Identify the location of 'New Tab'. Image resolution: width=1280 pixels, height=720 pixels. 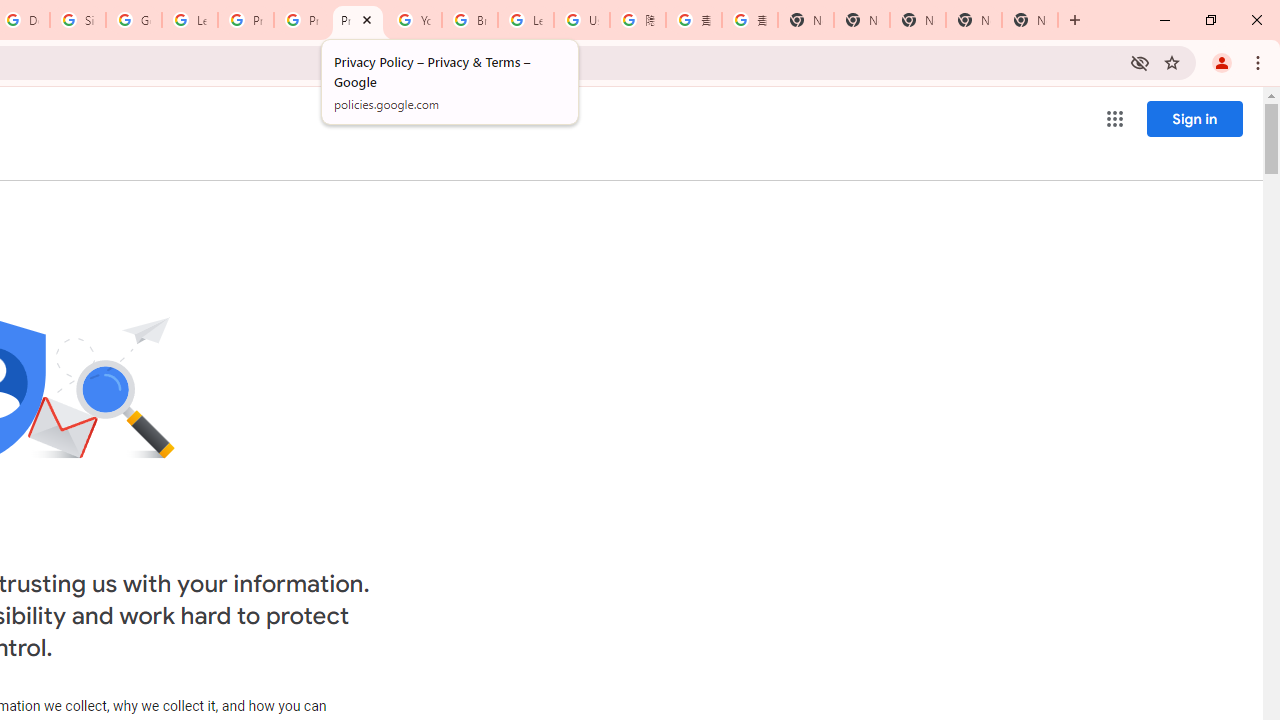
(1030, 20).